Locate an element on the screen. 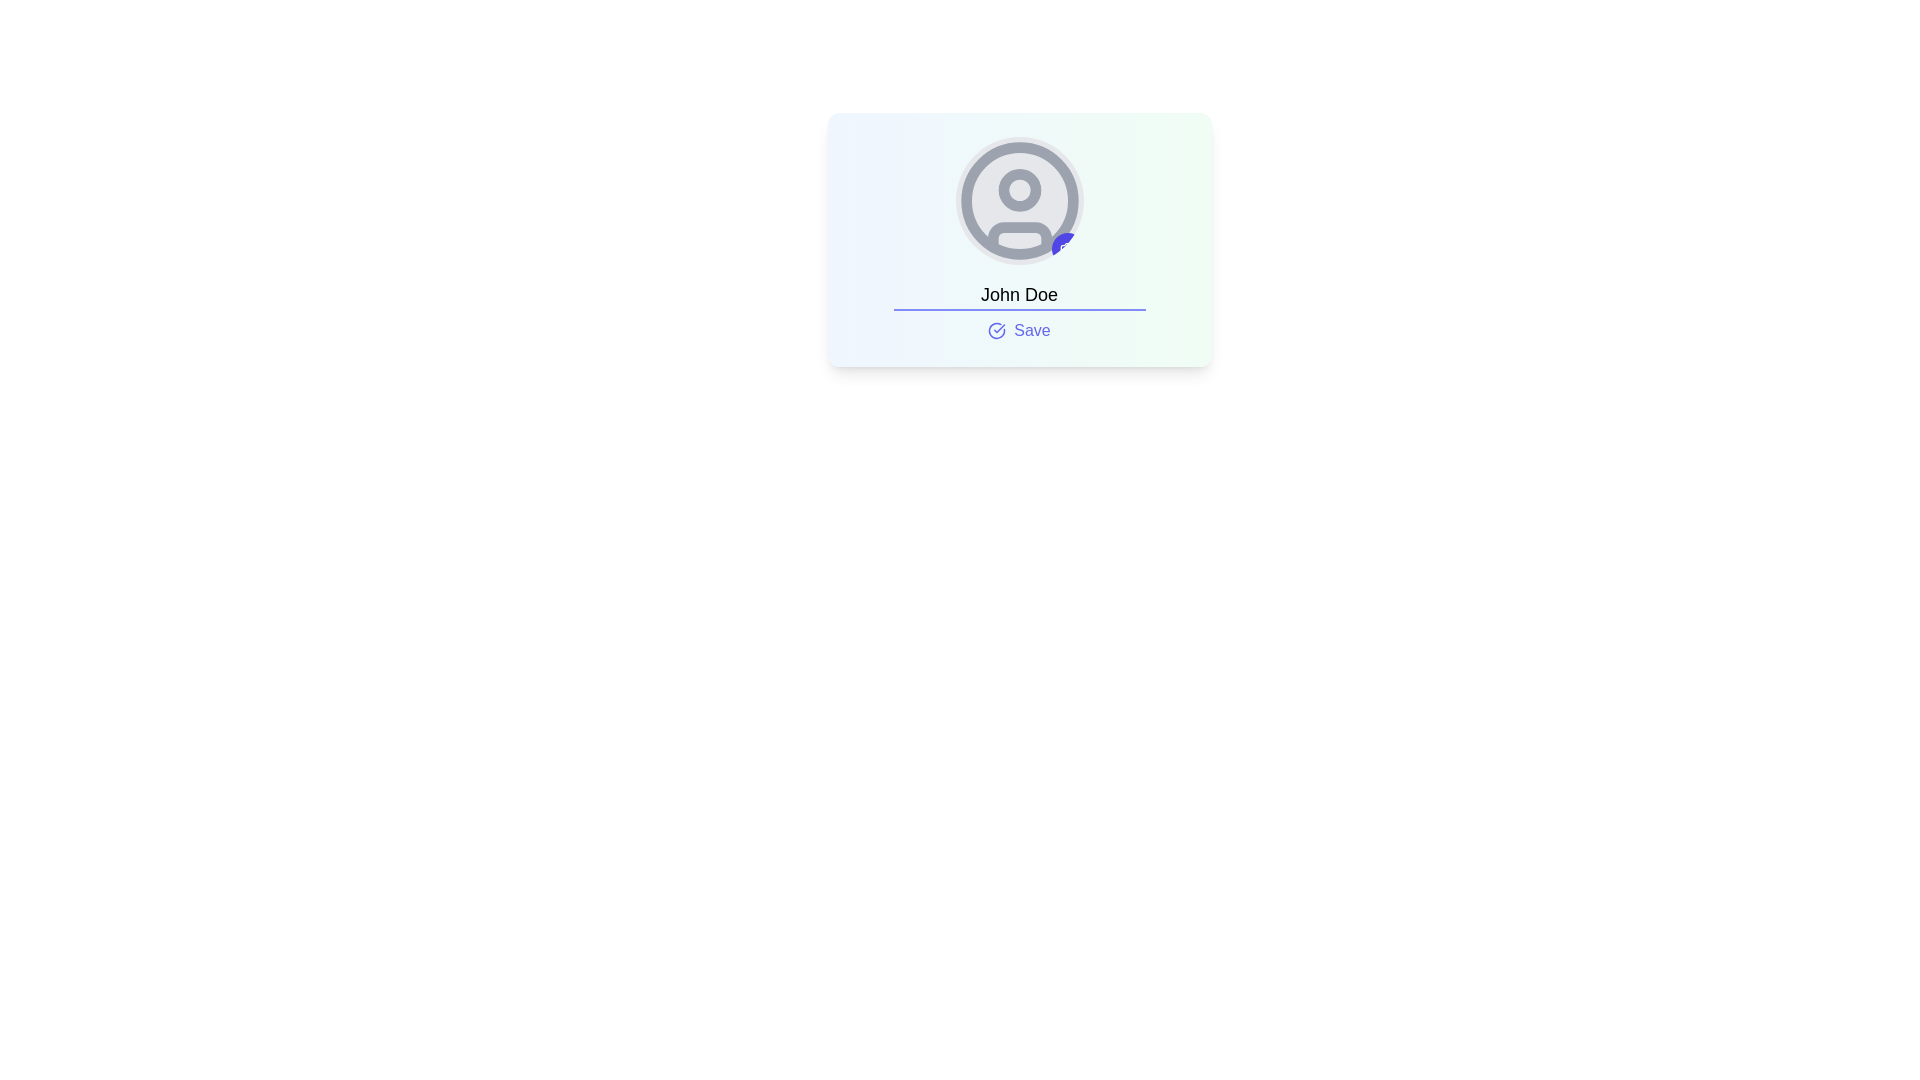 Image resolution: width=1920 pixels, height=1080 pixels. the monochromatic camera icon located at the bottom-right corner of the user avatar is located at coordinates (1066, 248).